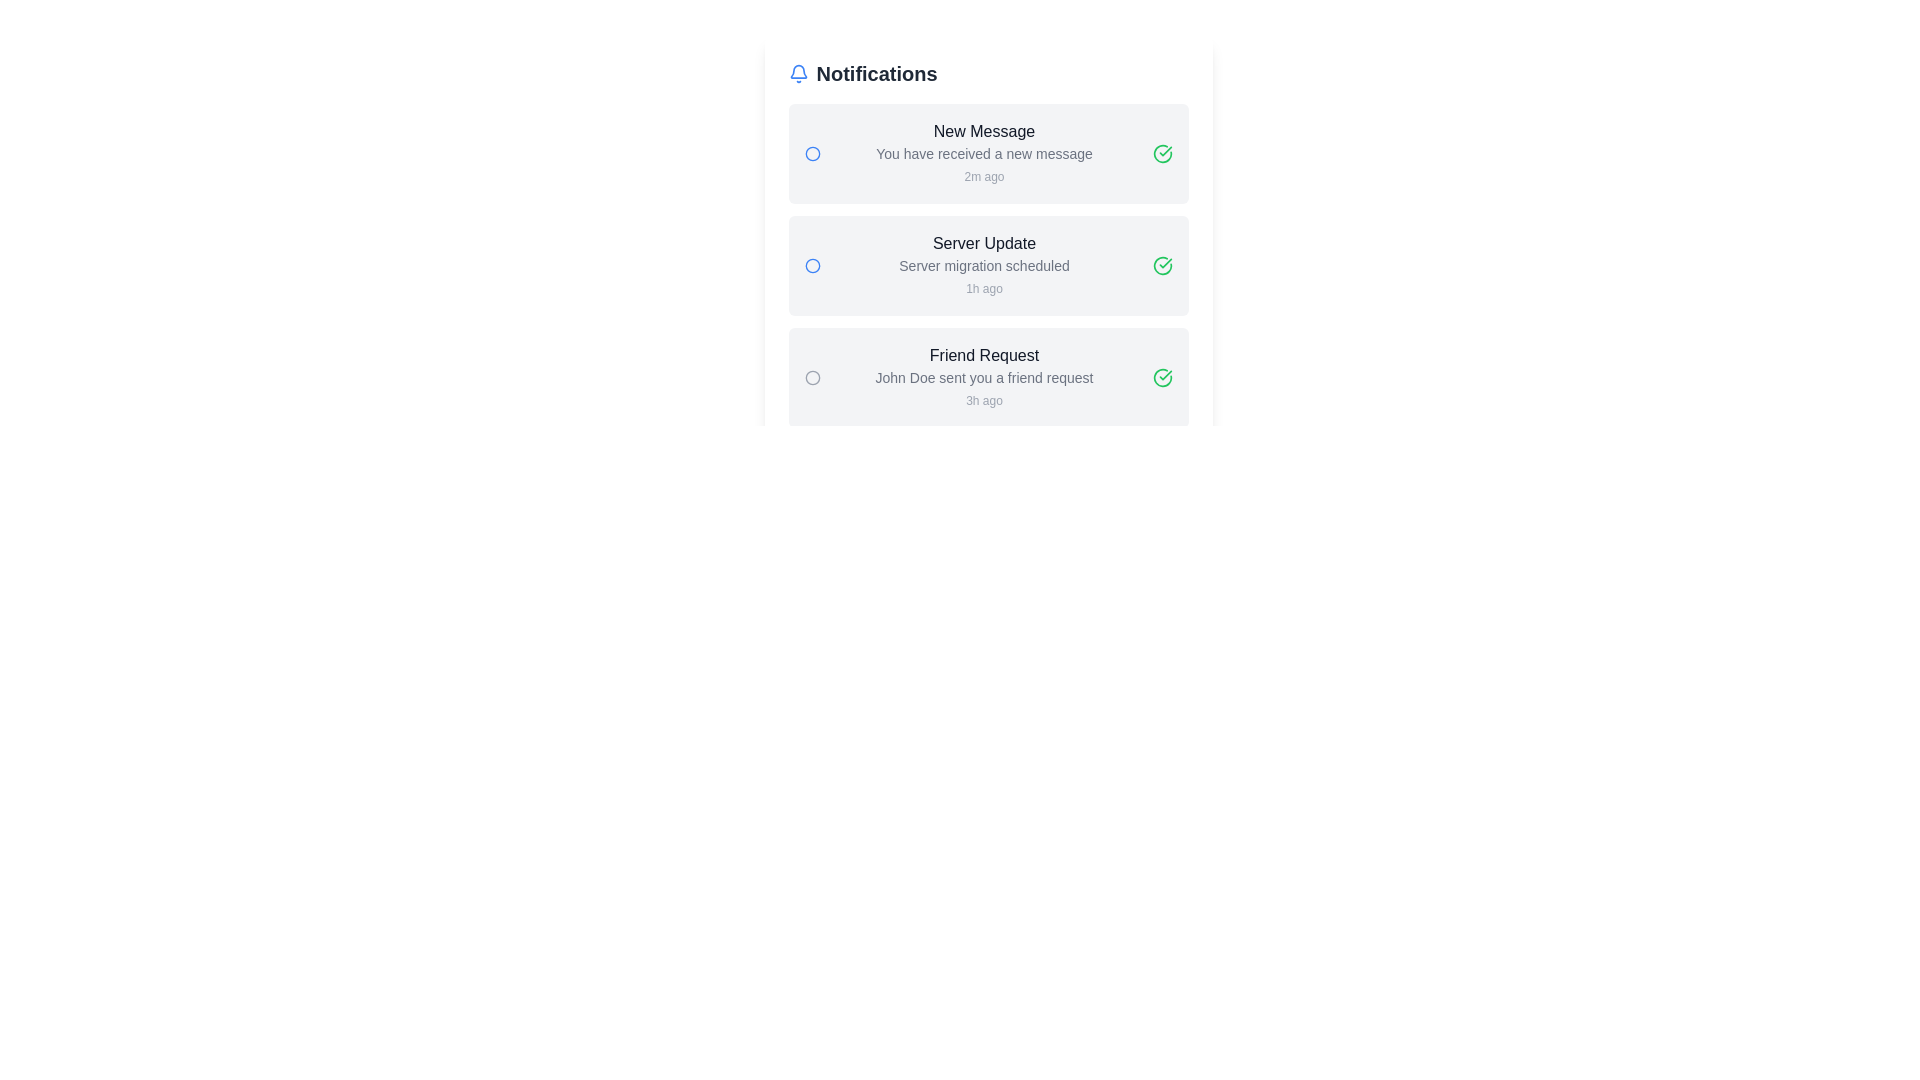 The image size is (1920, 1080). I want to click on the first icon in the 'Friend Request' notification card, which indicates an unread status, so click(812, 378).